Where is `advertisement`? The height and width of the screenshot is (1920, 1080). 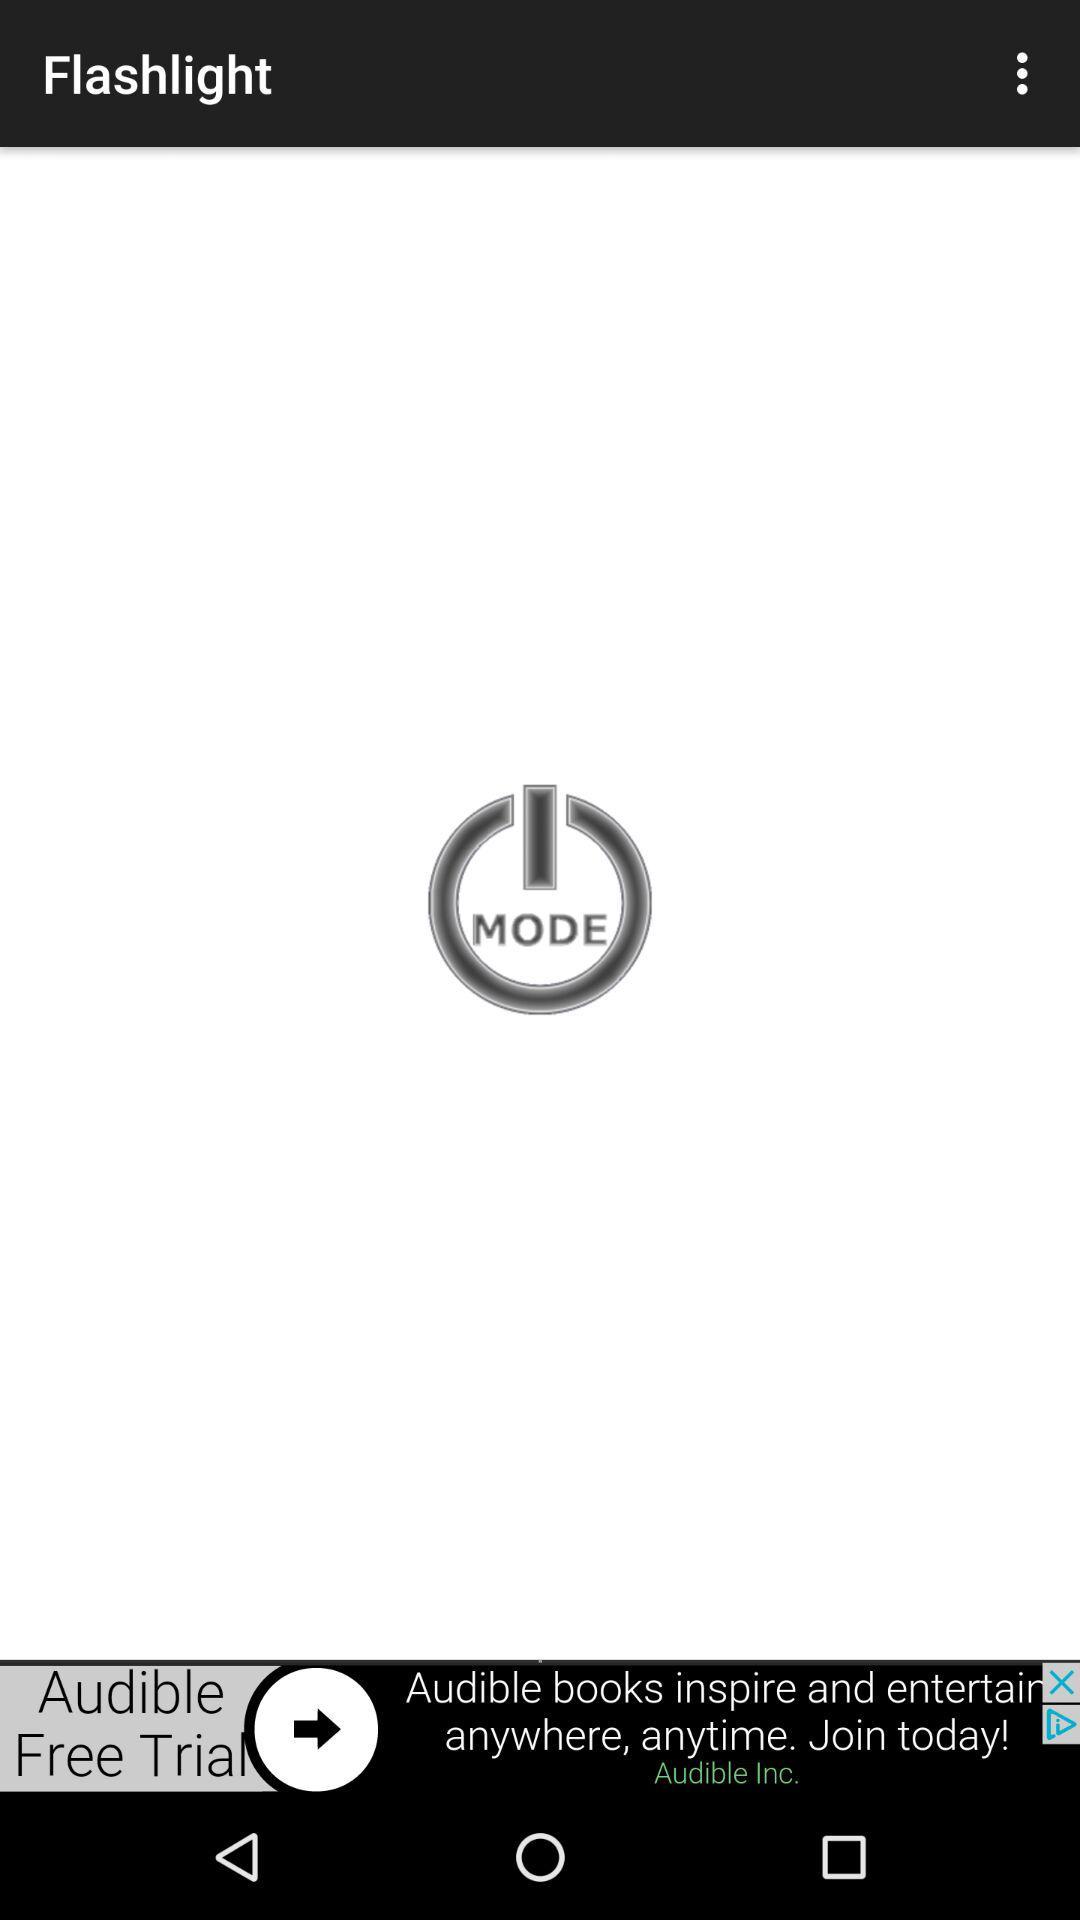
advertisement is located at coordinates (540, 1727).